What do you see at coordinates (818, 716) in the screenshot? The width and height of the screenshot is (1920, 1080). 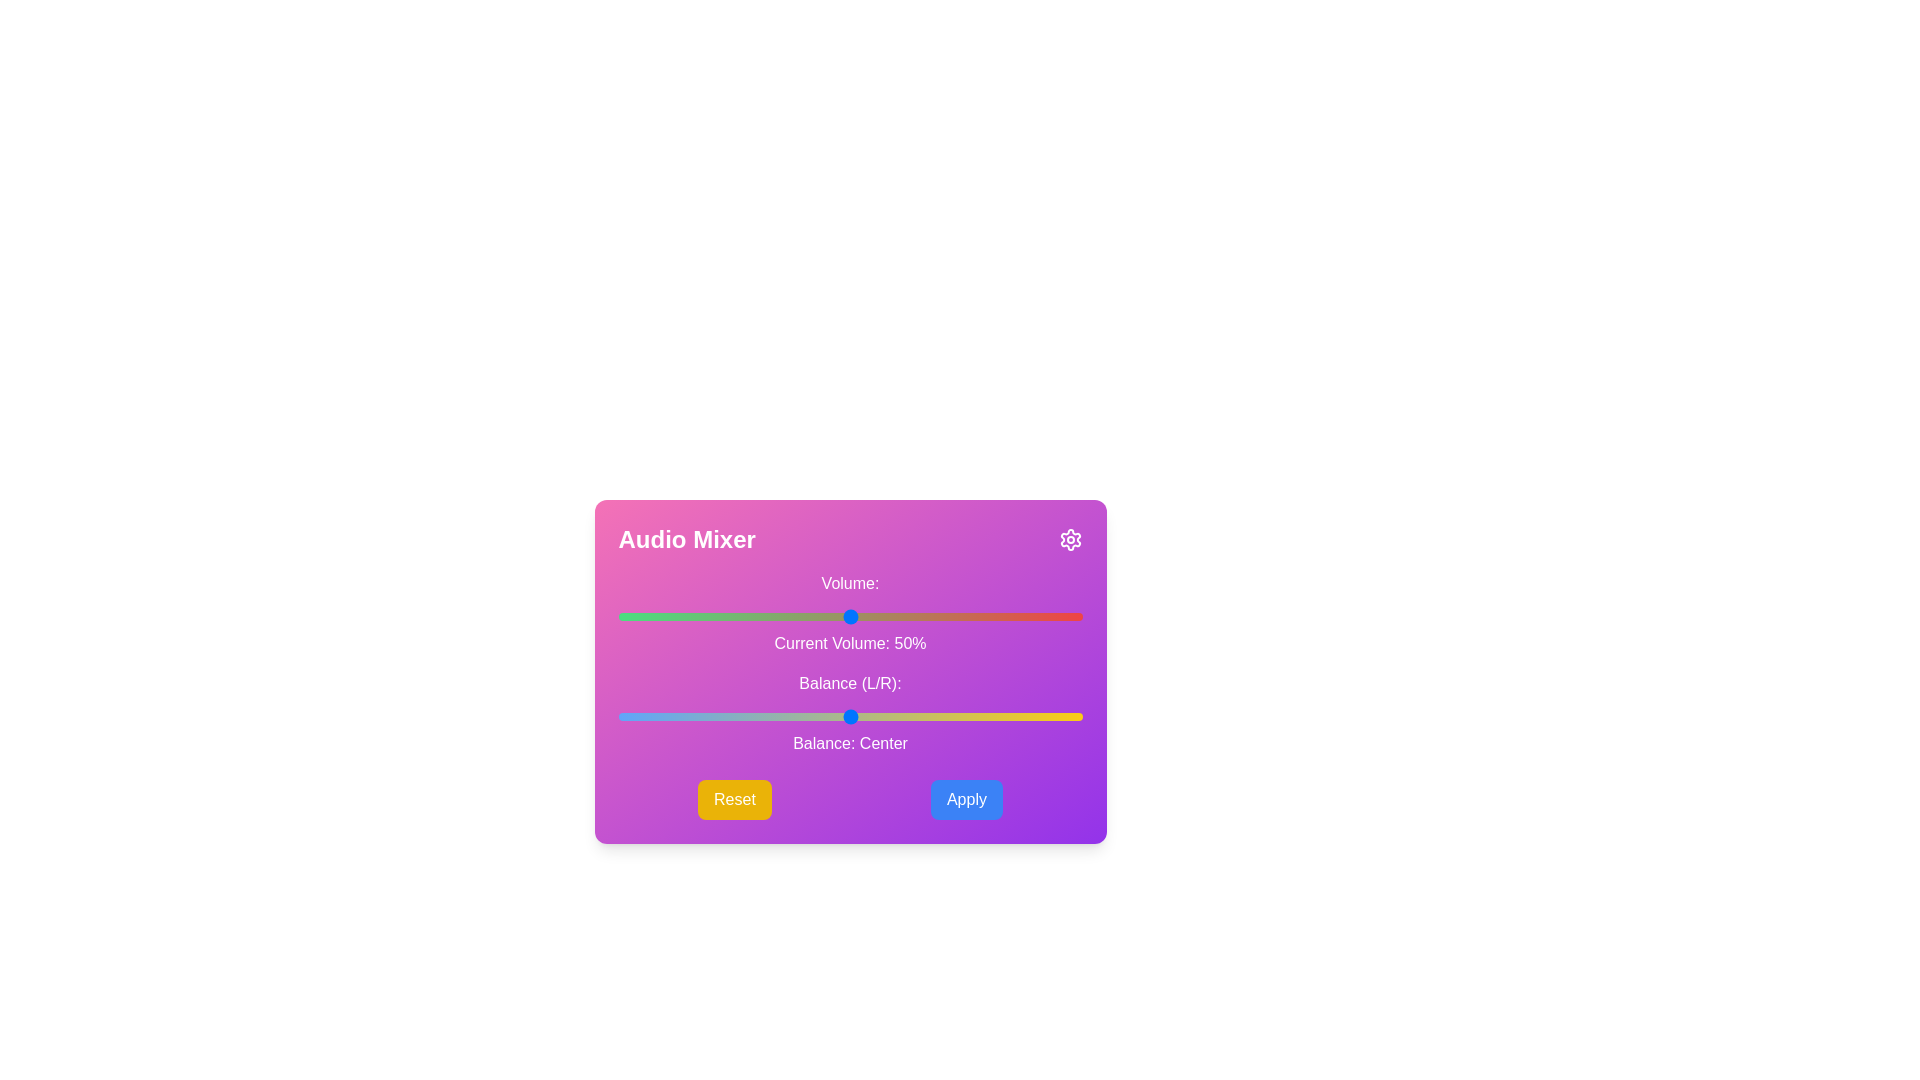 I see `the balance slider to set the balance to -7 where balance is a value between -50 and 50` at bounding box center [818, 716].